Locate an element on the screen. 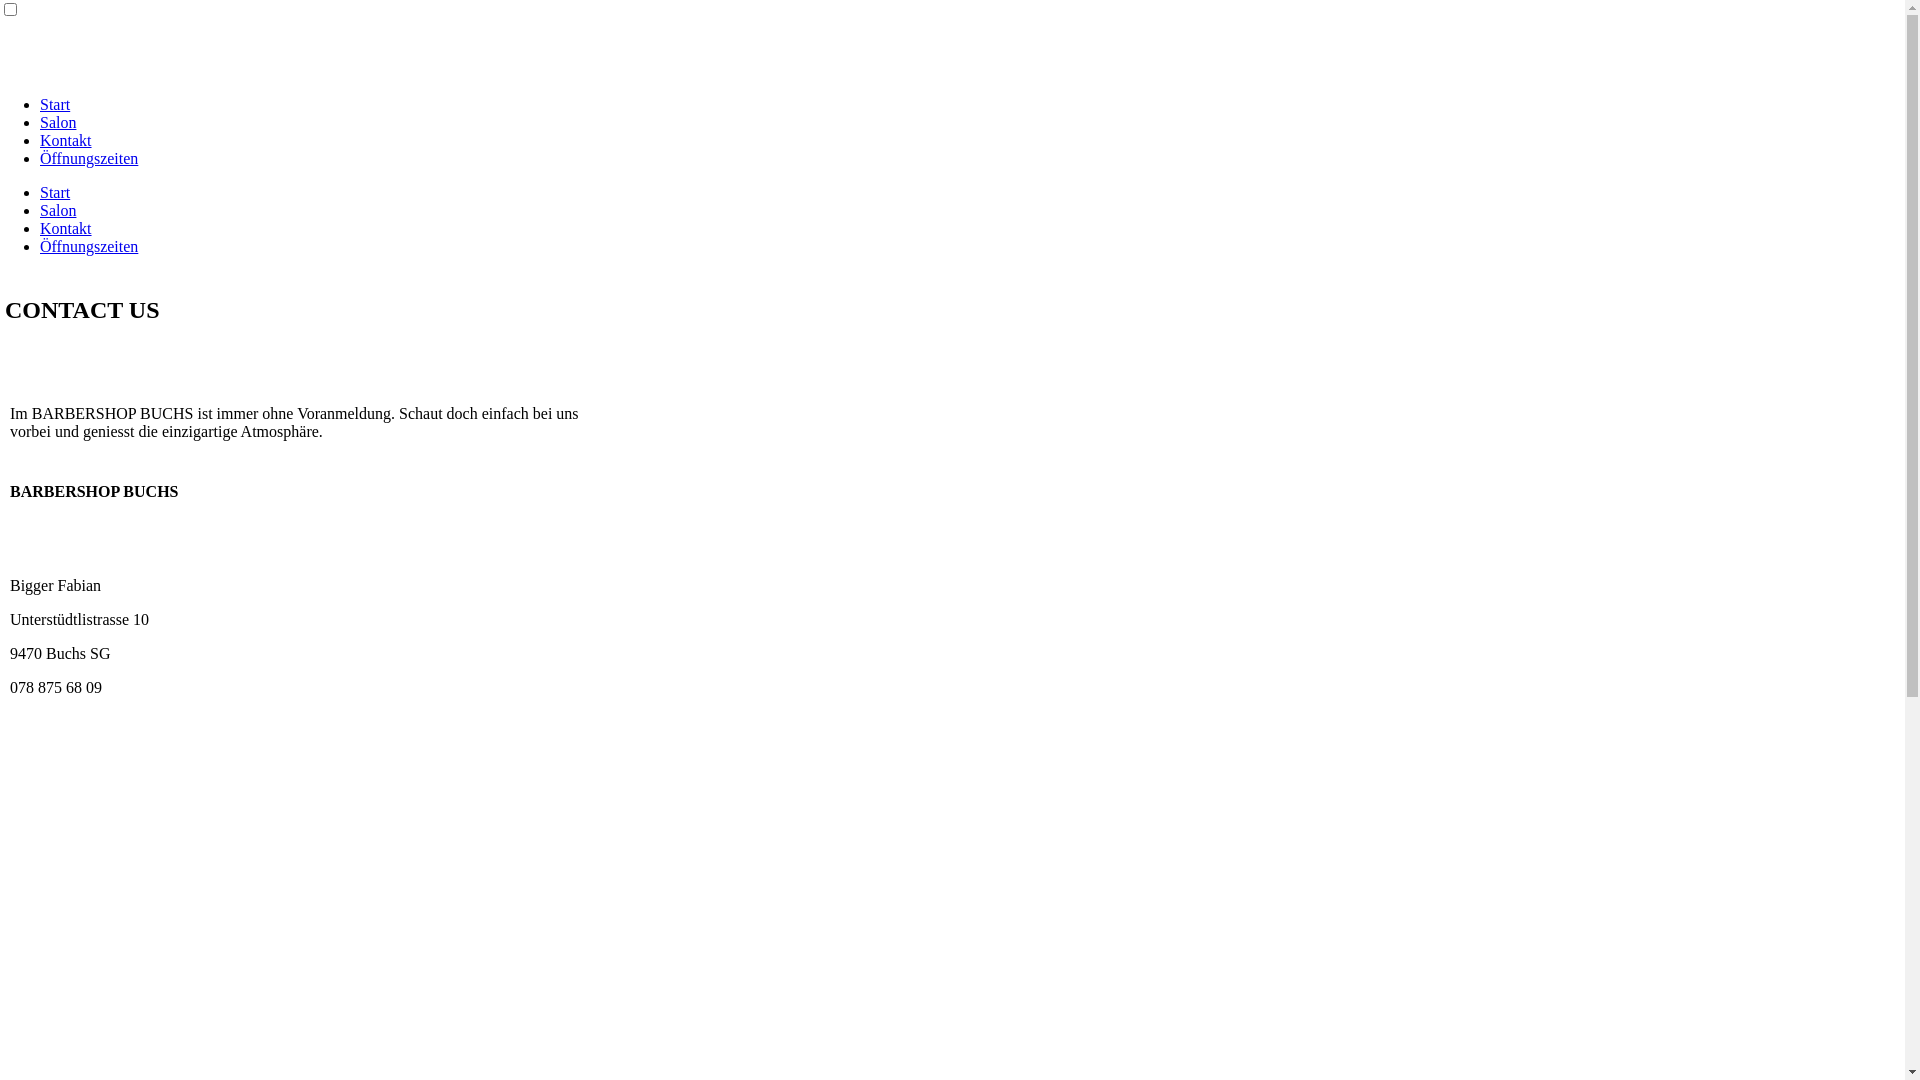 The height and width of the screenshot is (1080, 1920). 'Start' is located at coordinates (39, 104).